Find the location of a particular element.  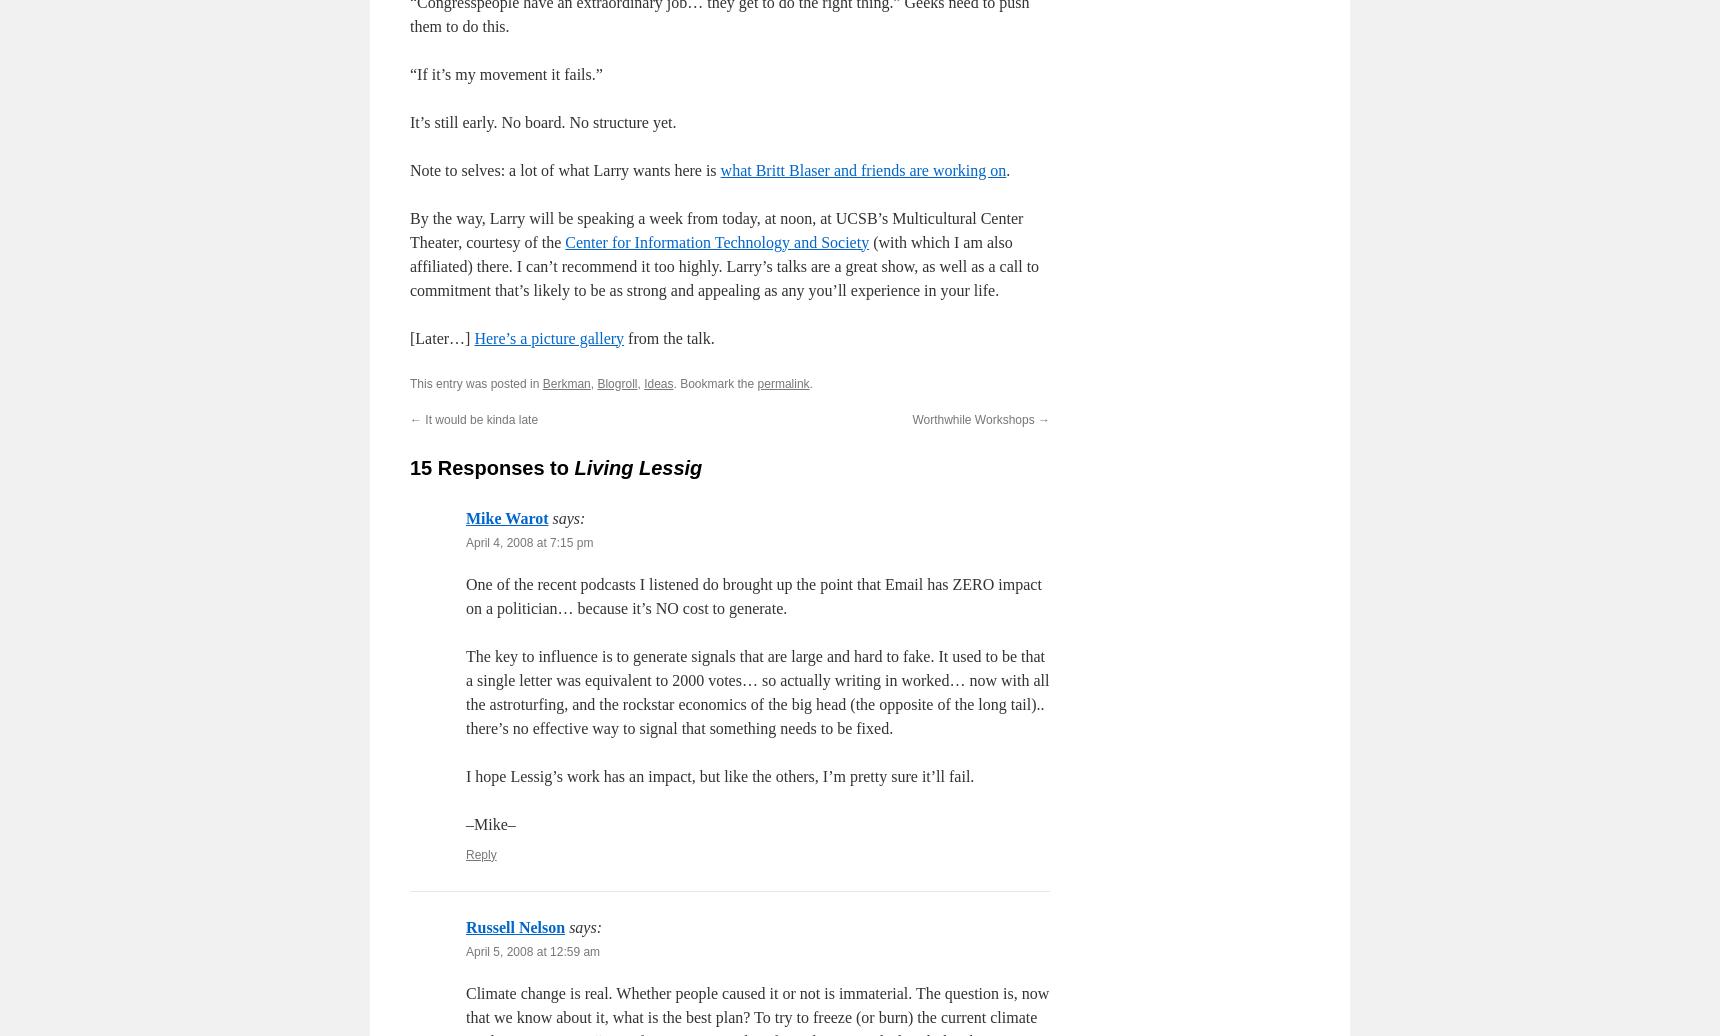

'Blogroll' is located at coordinates (596, 383).